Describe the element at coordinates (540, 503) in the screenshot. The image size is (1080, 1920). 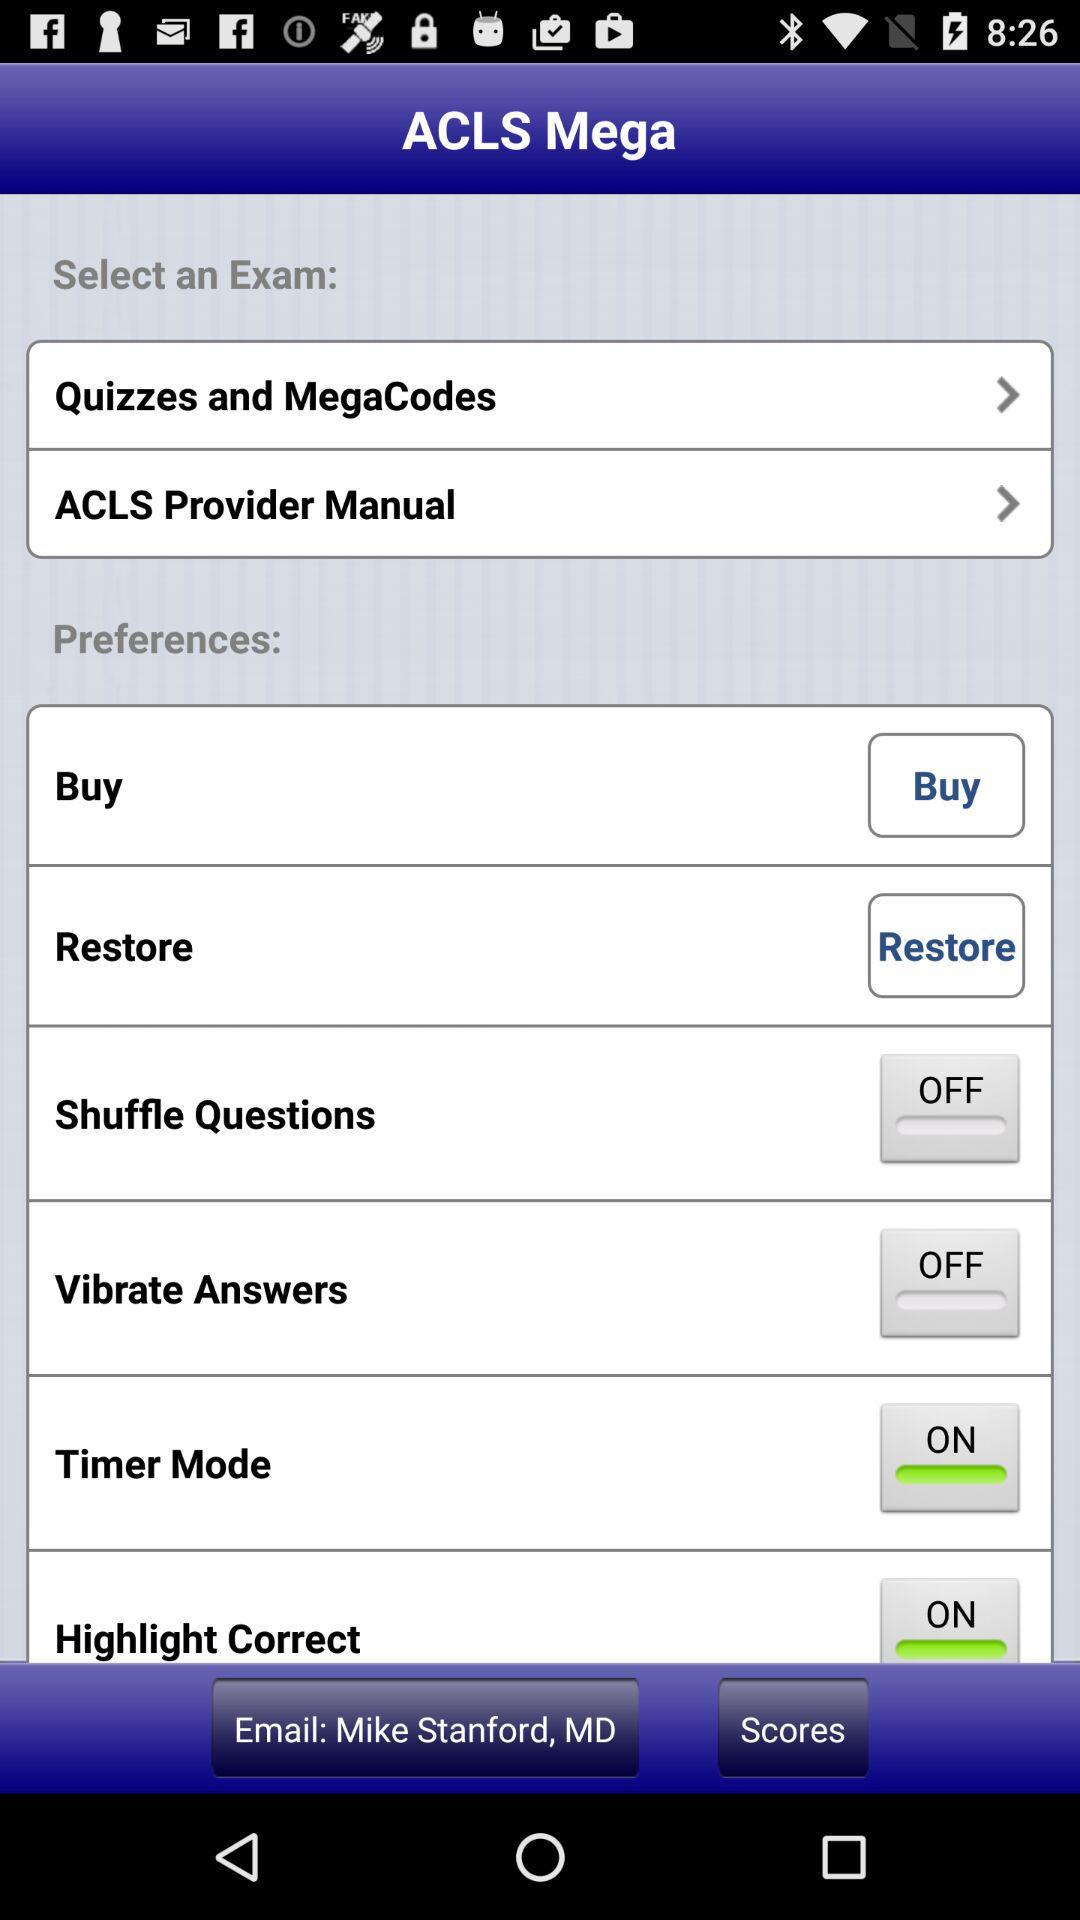
I see `the acls provider manual app` at that location.